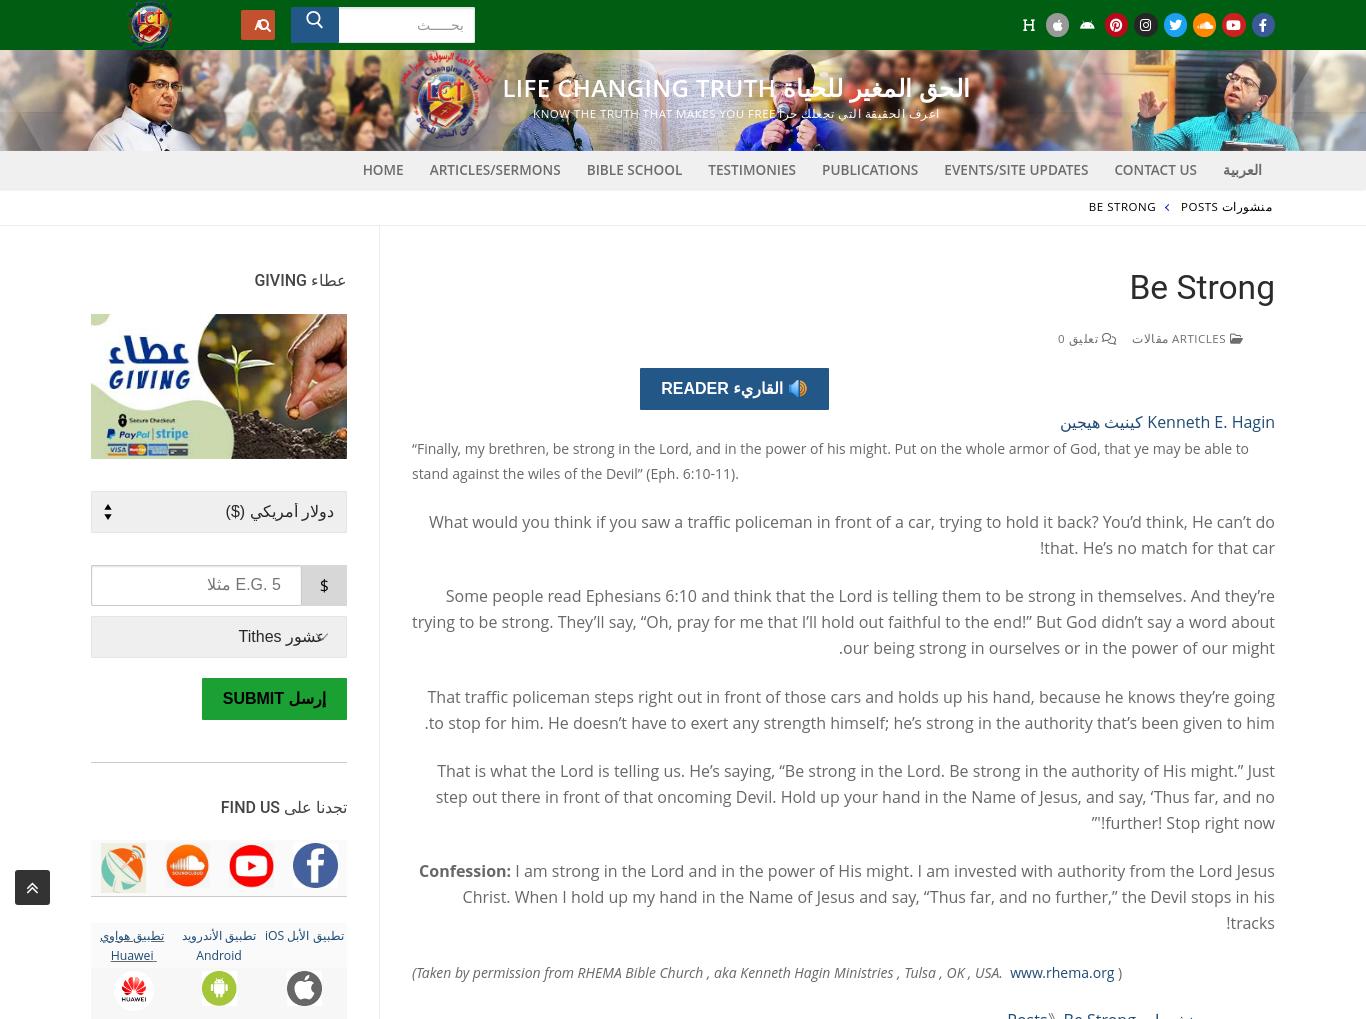 The image size is (1366, 1019). I want to click on 'www.rhema.org', so click(1061, 970).